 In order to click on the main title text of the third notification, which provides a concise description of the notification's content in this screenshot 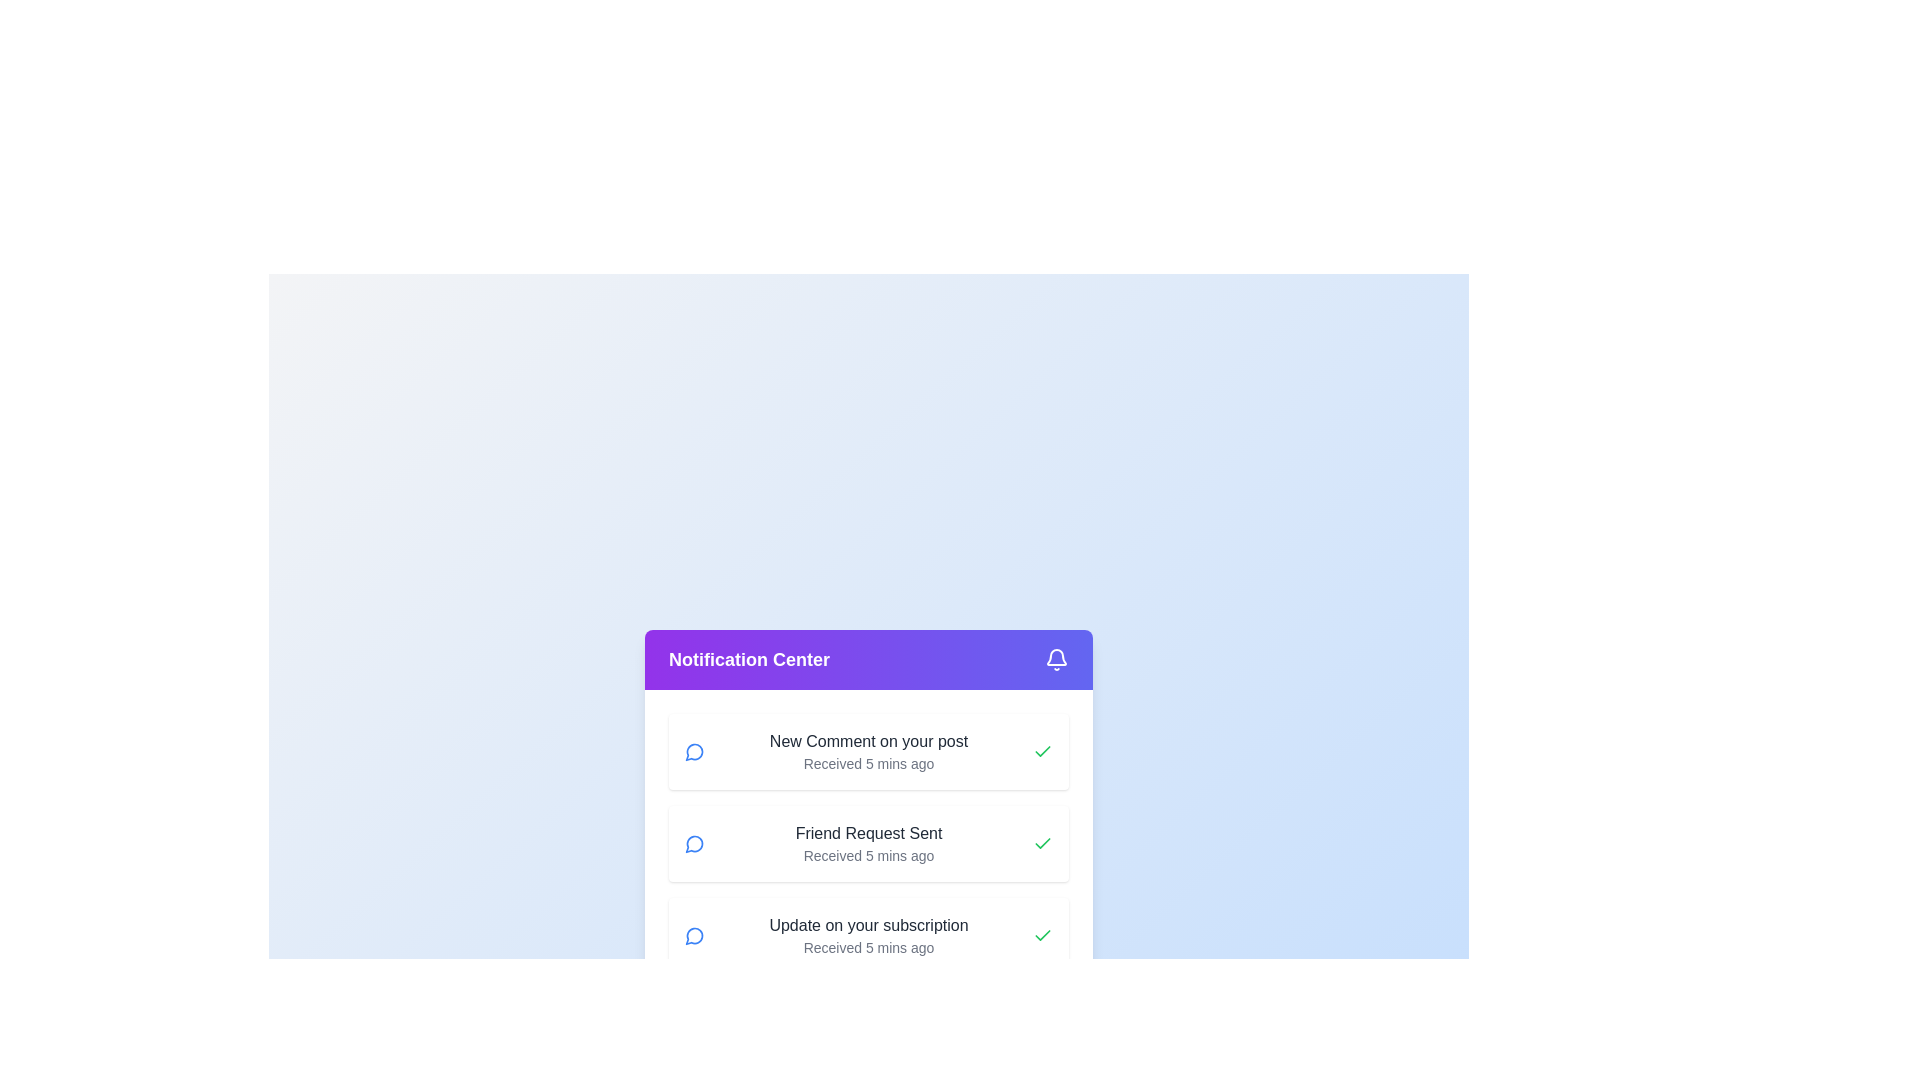, I will do `click(868, 925)`.